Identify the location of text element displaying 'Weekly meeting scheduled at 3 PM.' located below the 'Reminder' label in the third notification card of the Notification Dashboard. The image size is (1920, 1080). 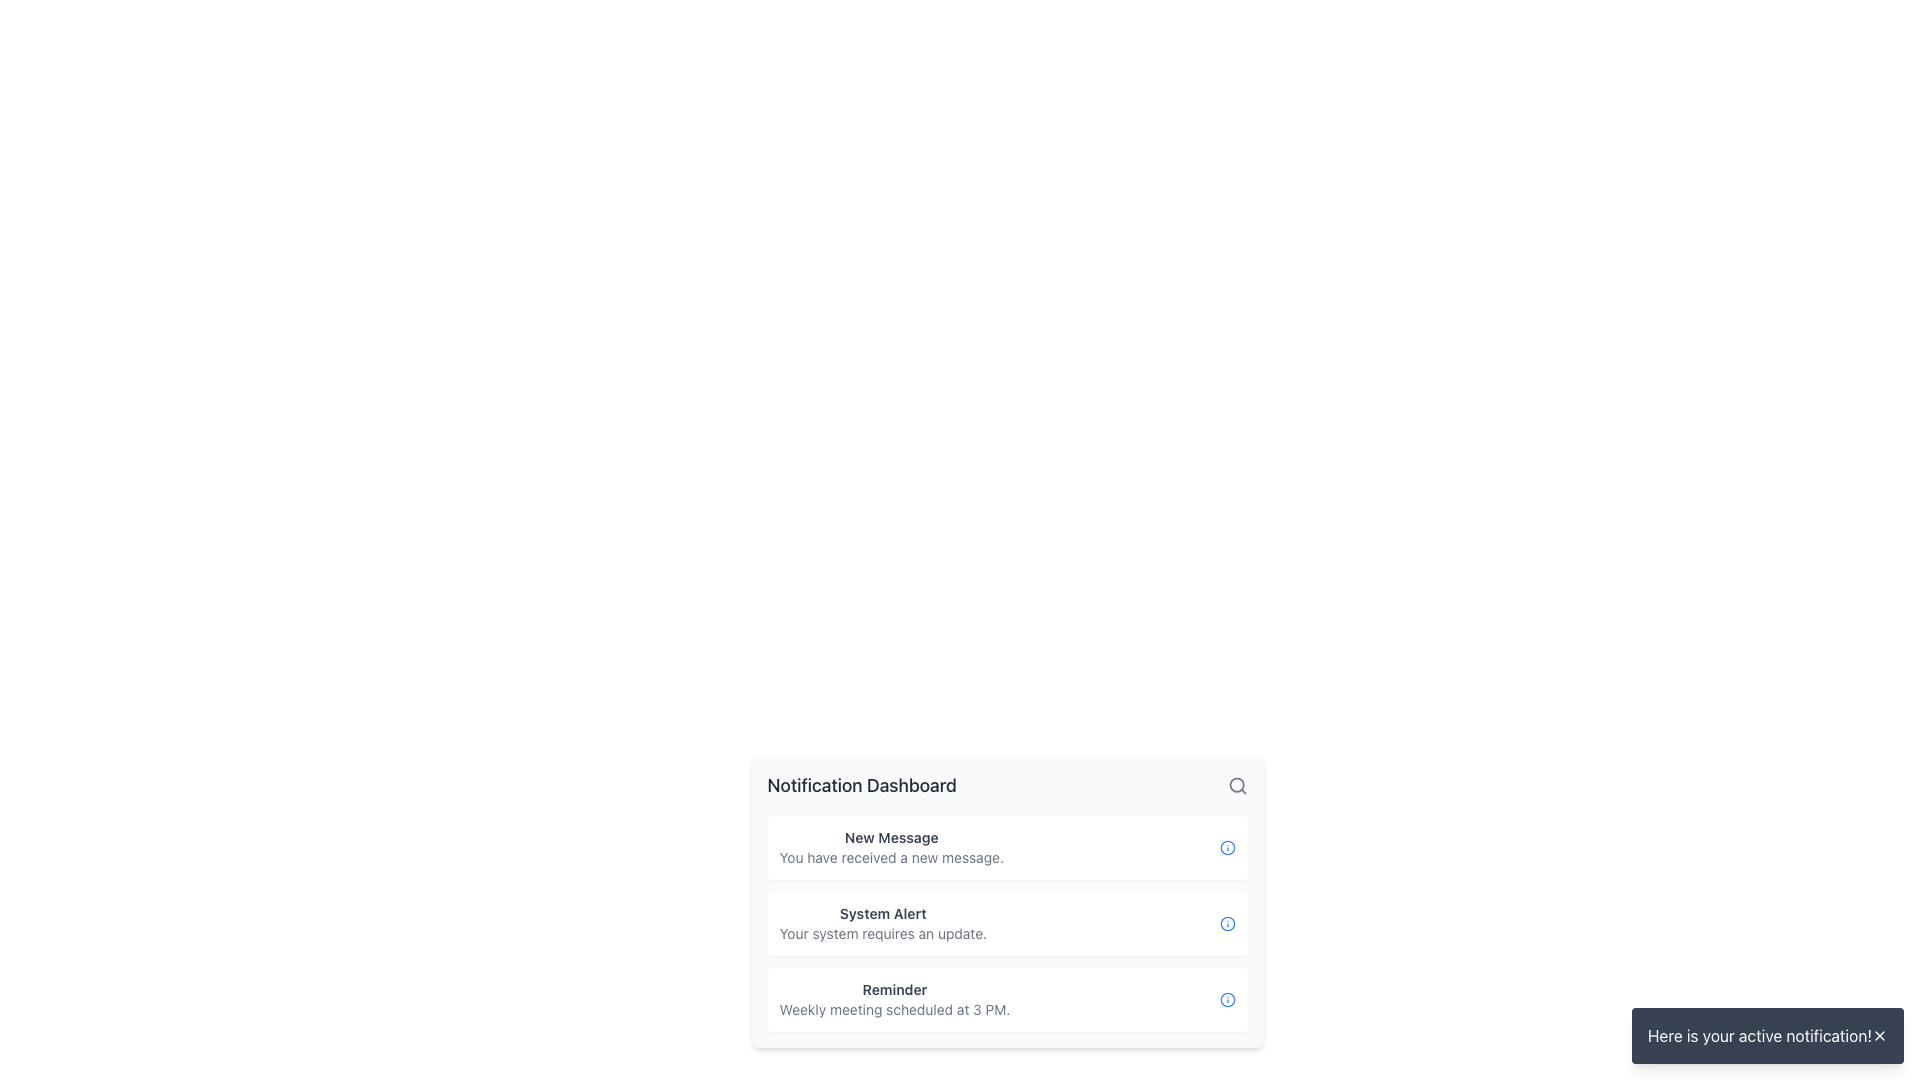
(893, 1010).